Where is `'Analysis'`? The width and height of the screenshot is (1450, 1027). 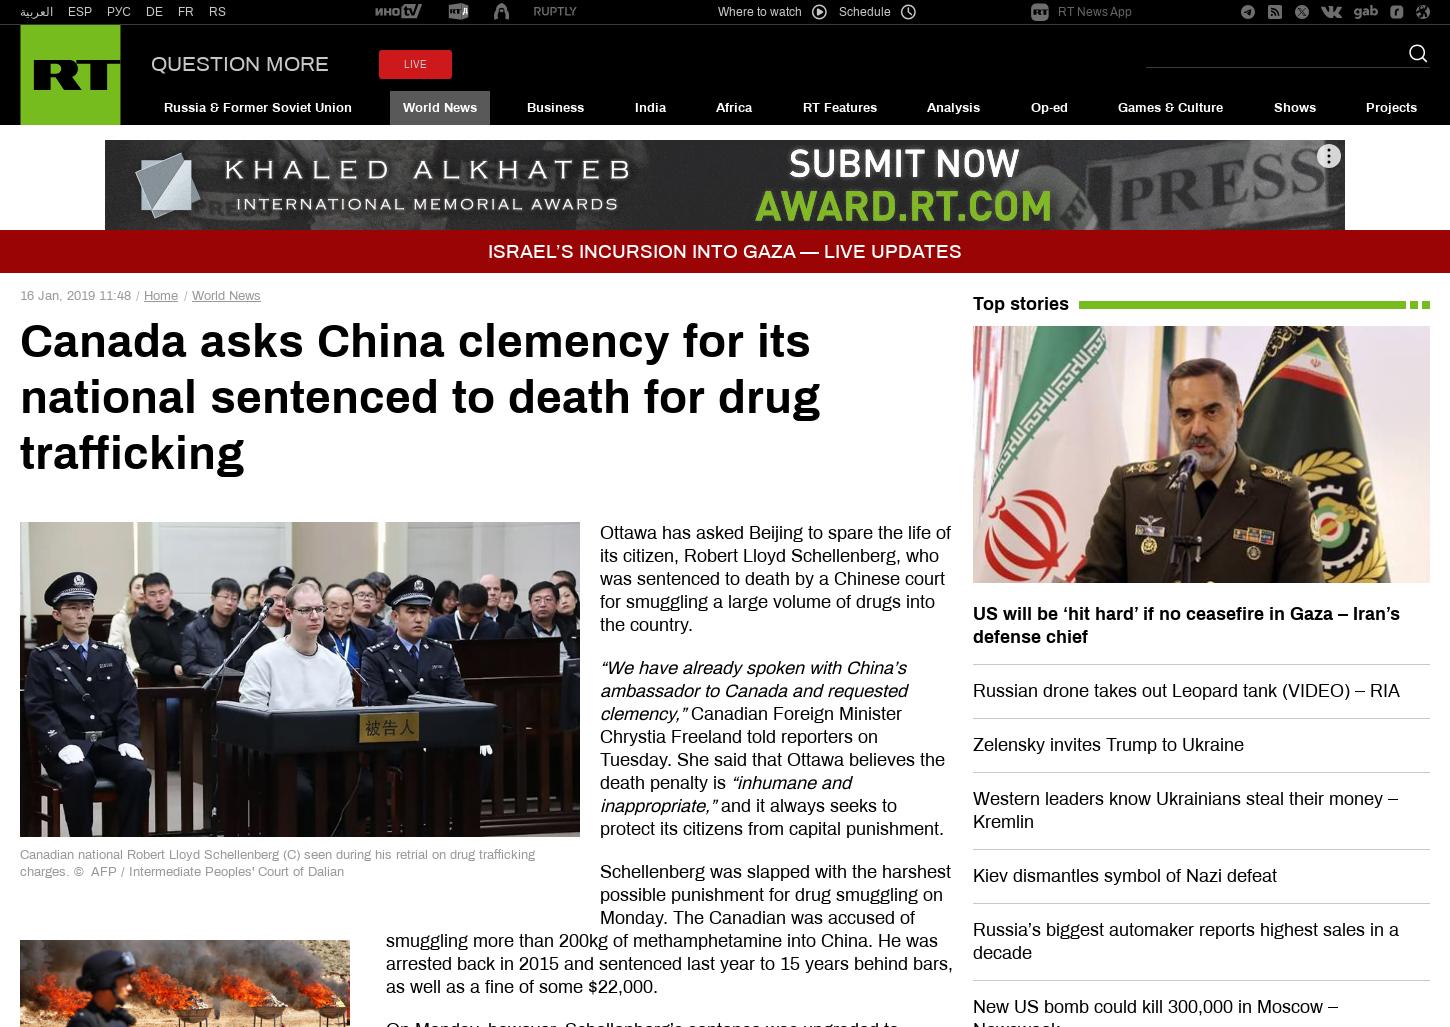
'Analysis' is located at coordinates (952, 106).